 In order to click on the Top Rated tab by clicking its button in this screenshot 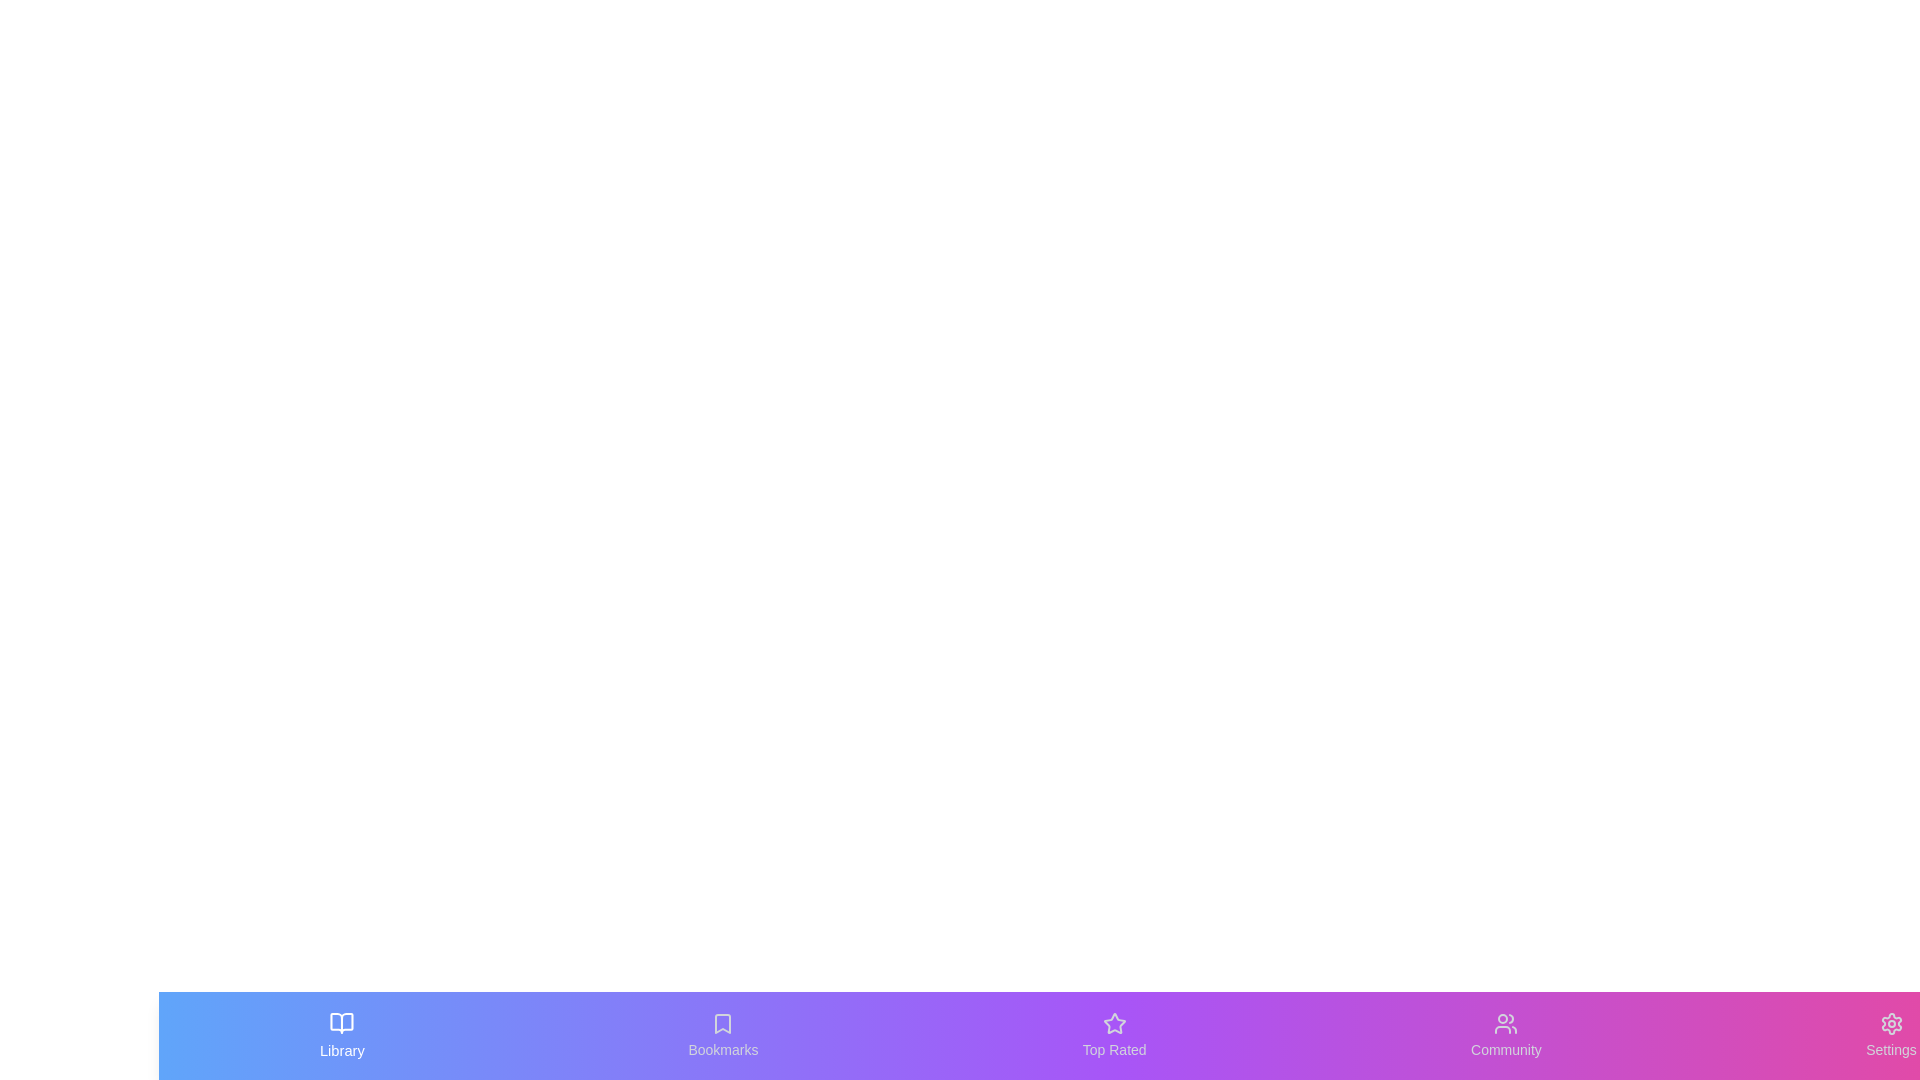, I will do `click(1113, 1035)`.